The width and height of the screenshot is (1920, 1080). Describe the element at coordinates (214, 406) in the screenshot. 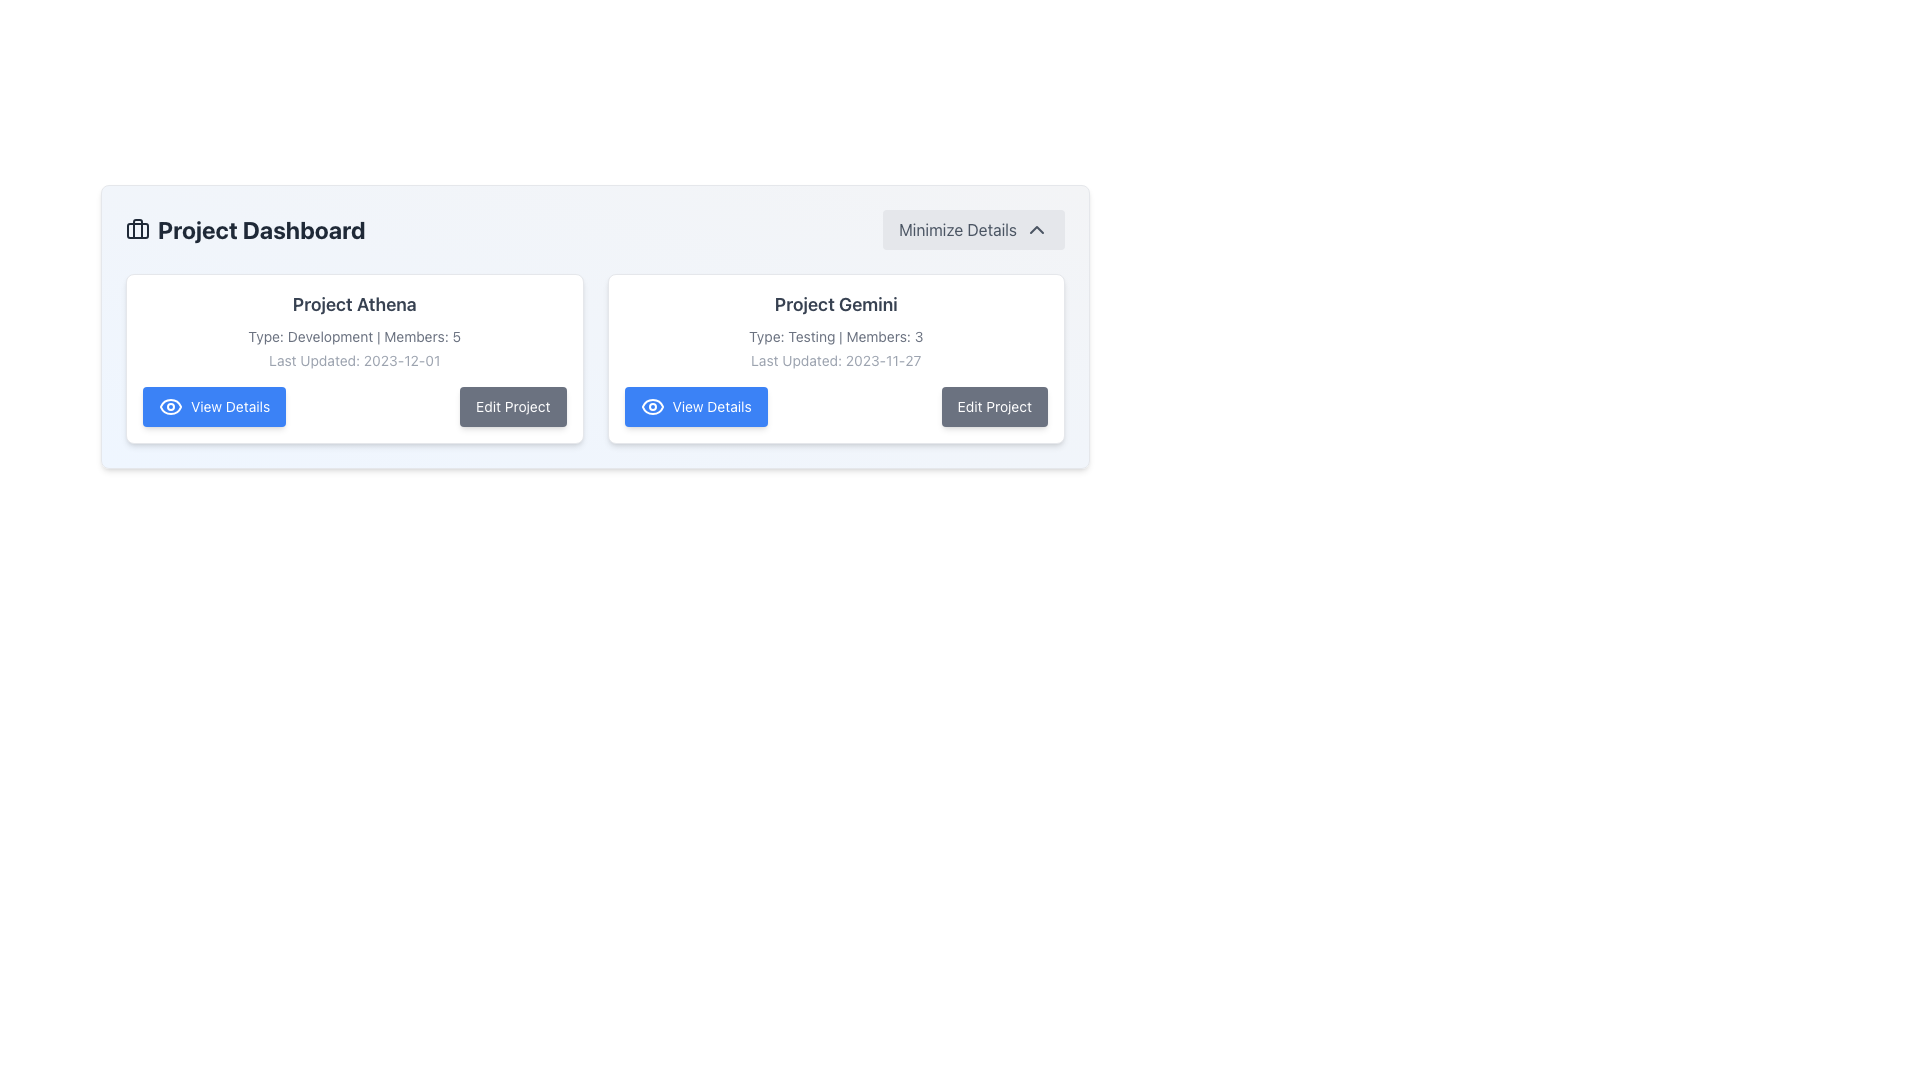

I see `the bright blue 'View Details' button located at the bottom of the 'Project Athena' card in the 'Project Dashboard'` at that location.